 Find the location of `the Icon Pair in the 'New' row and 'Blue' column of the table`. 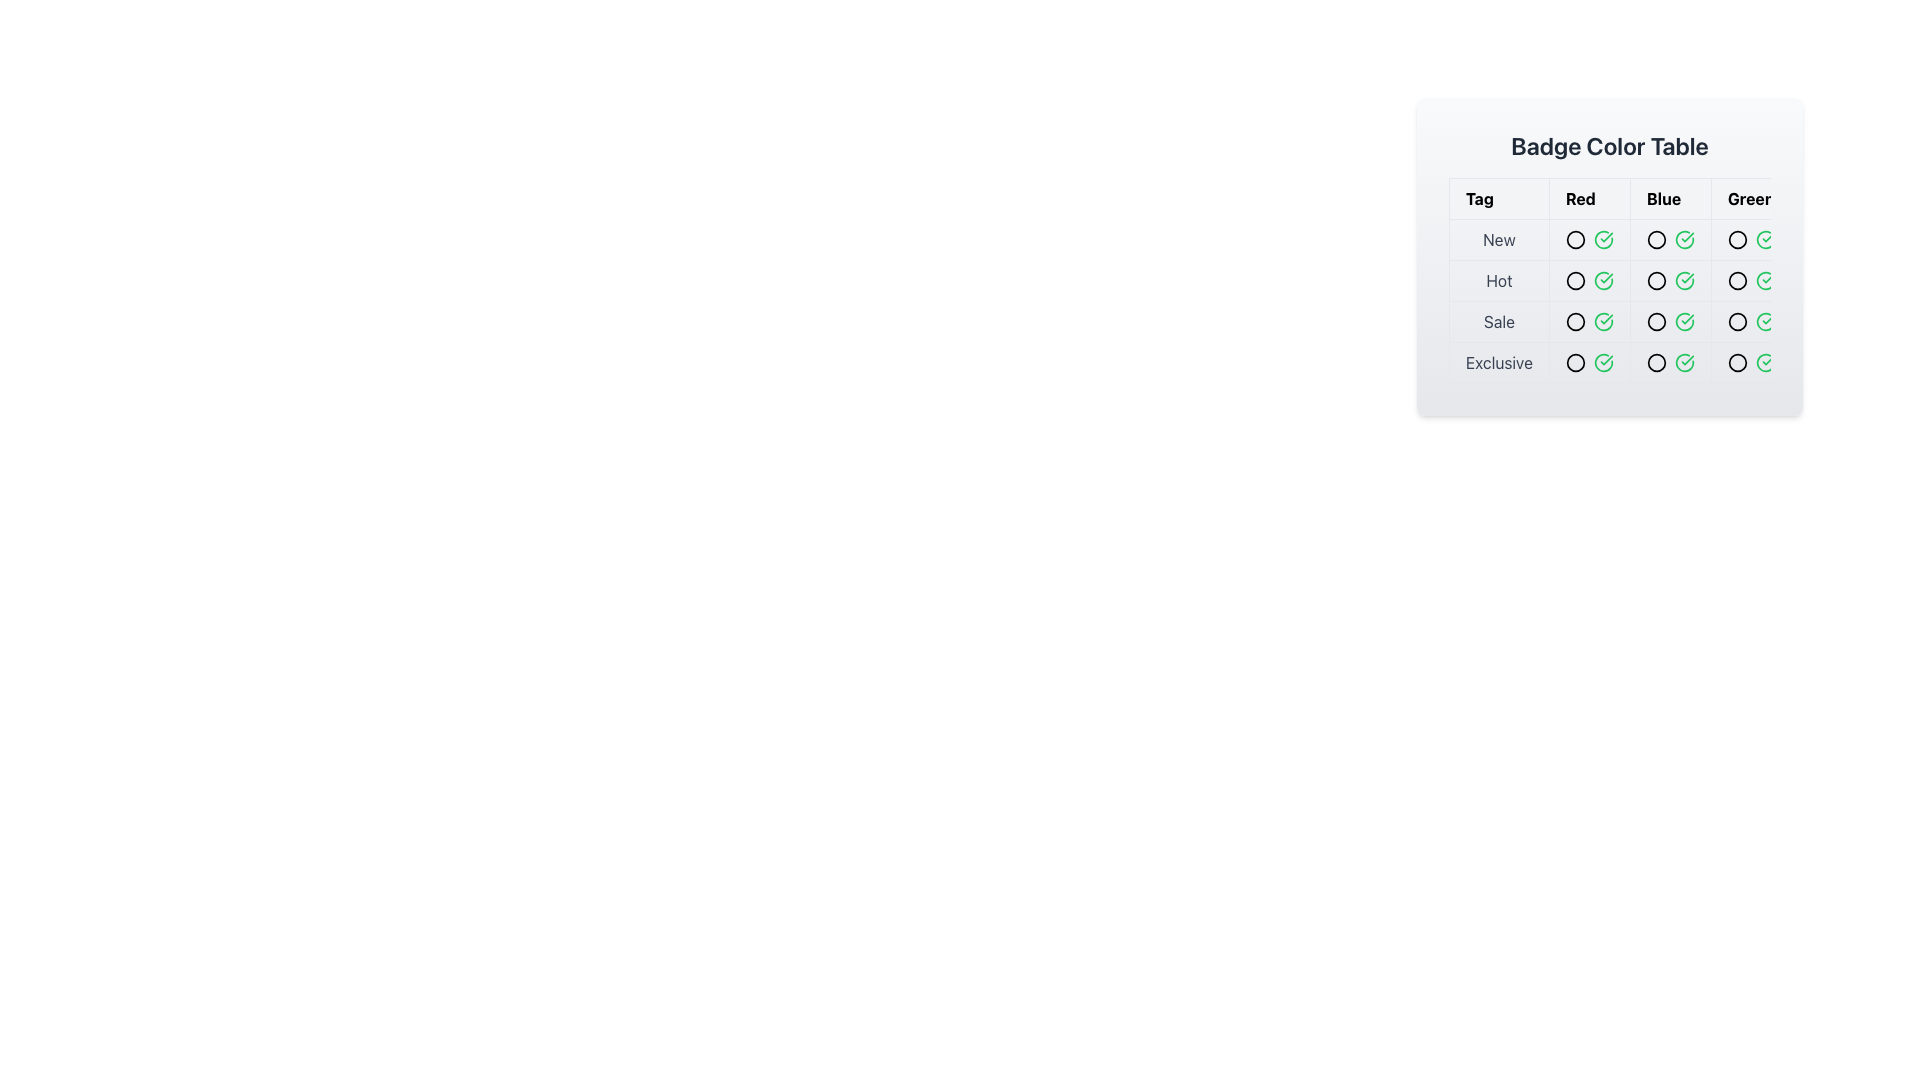

the Icon Pair in the 'New' row and 'Blue' column of the table is located at coordinates (1670, 238).